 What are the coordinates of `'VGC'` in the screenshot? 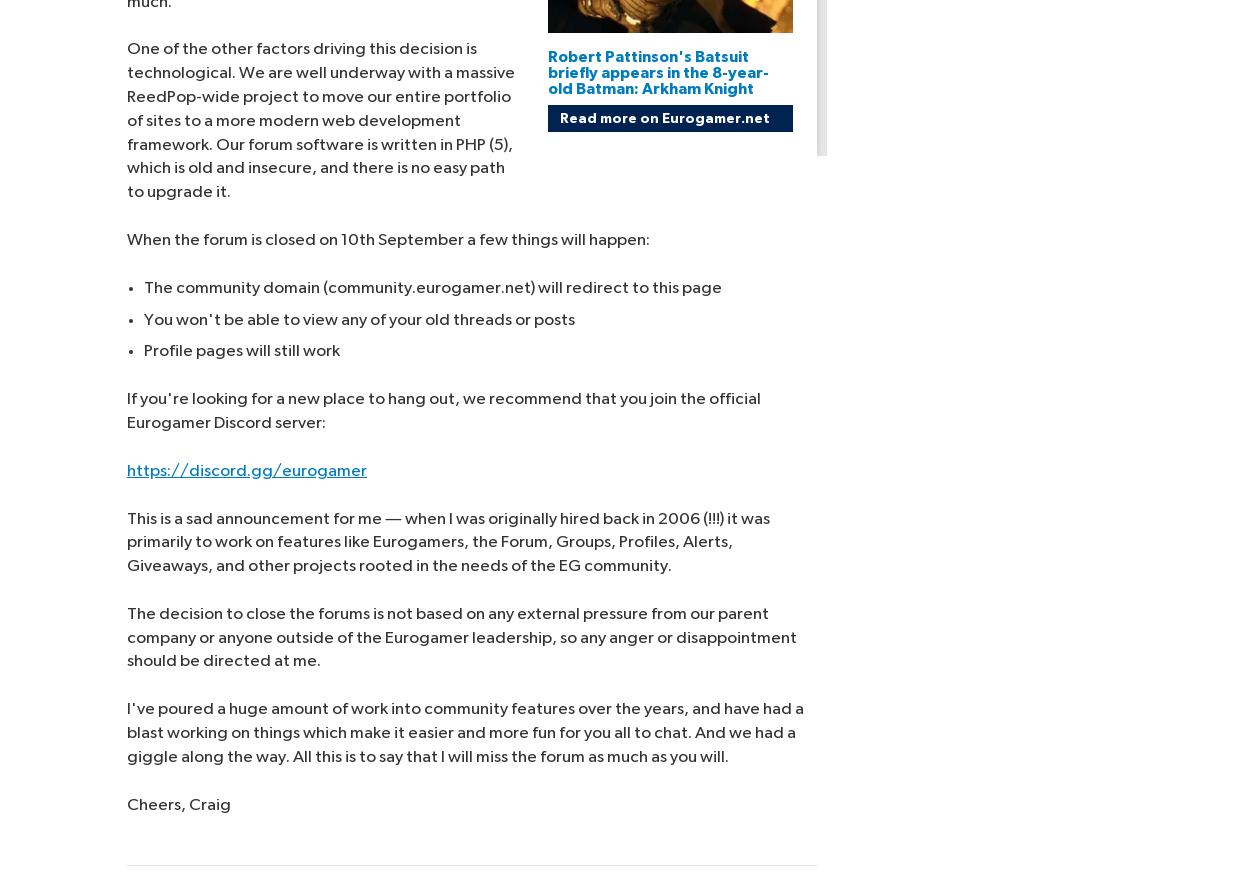 It's located at (1053, 92).